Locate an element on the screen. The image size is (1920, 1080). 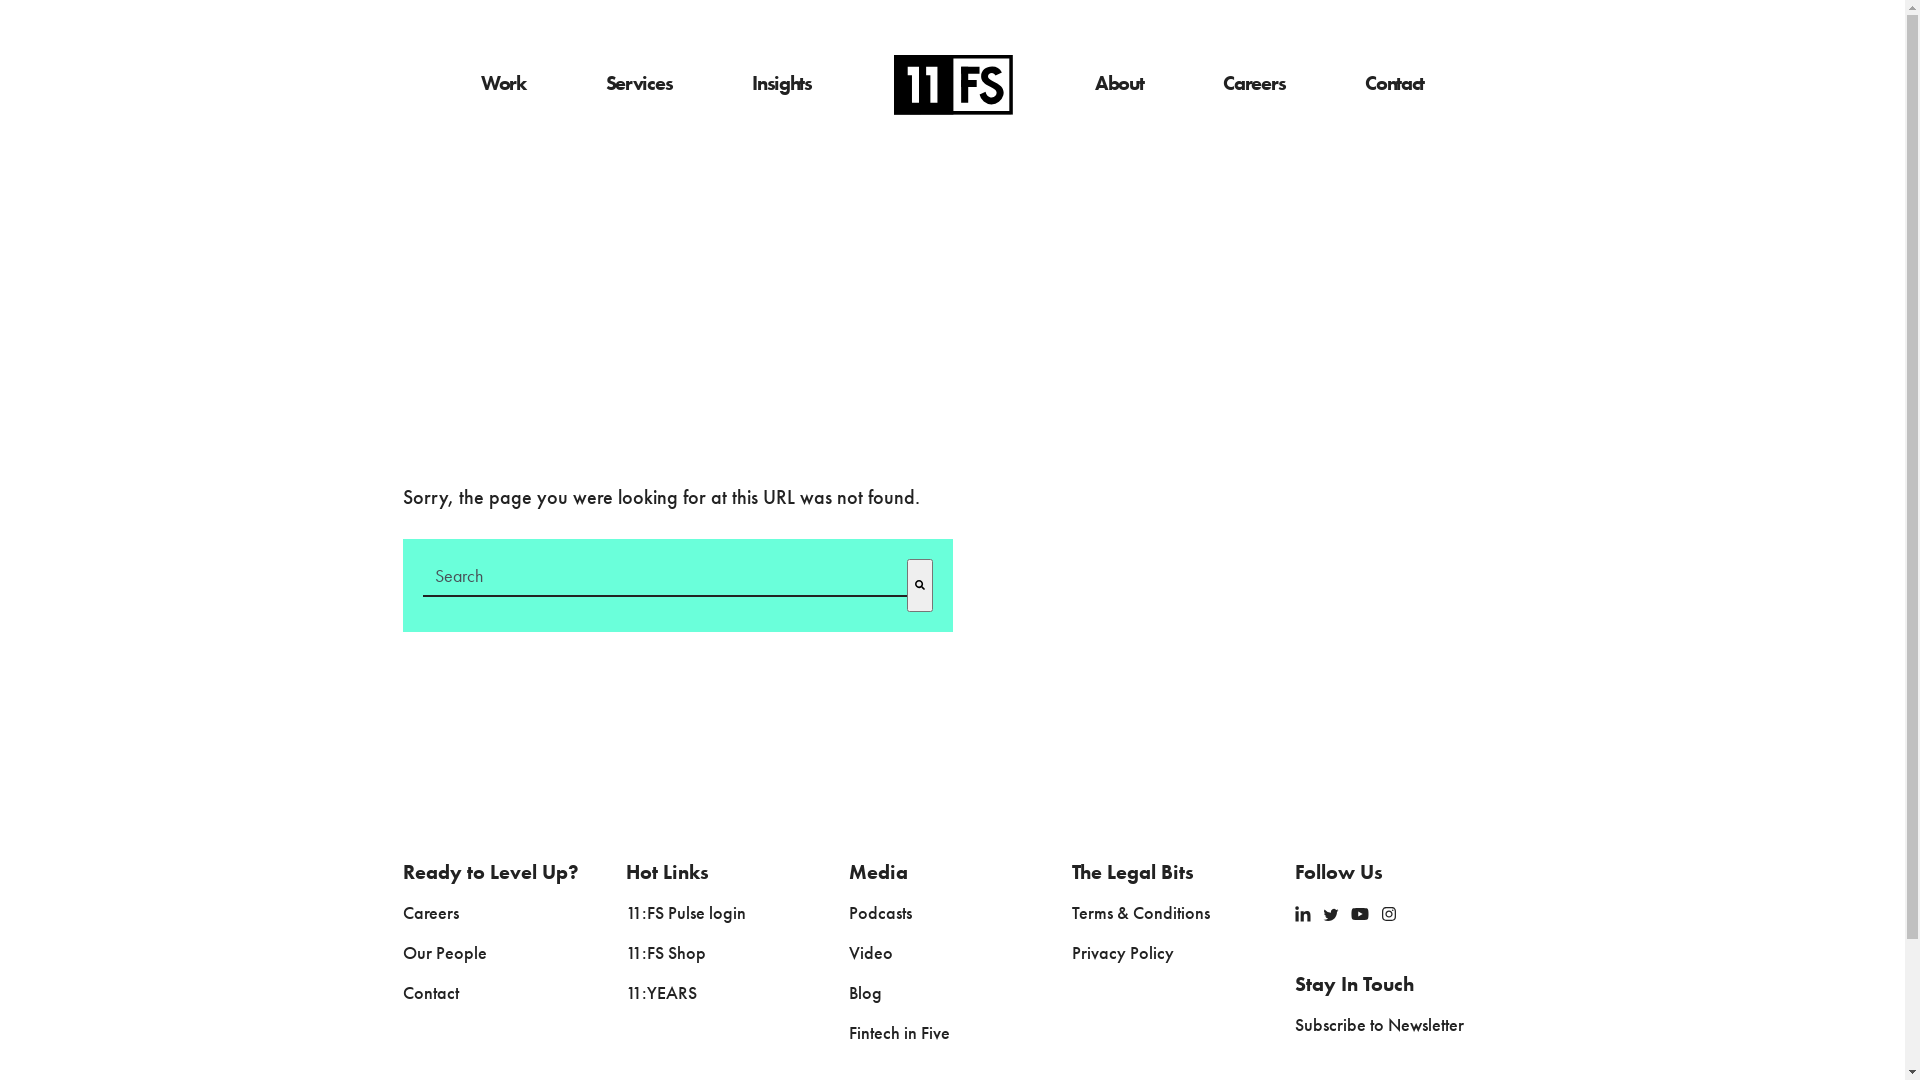
'YouTube' is located at coordinates (1359, 913).